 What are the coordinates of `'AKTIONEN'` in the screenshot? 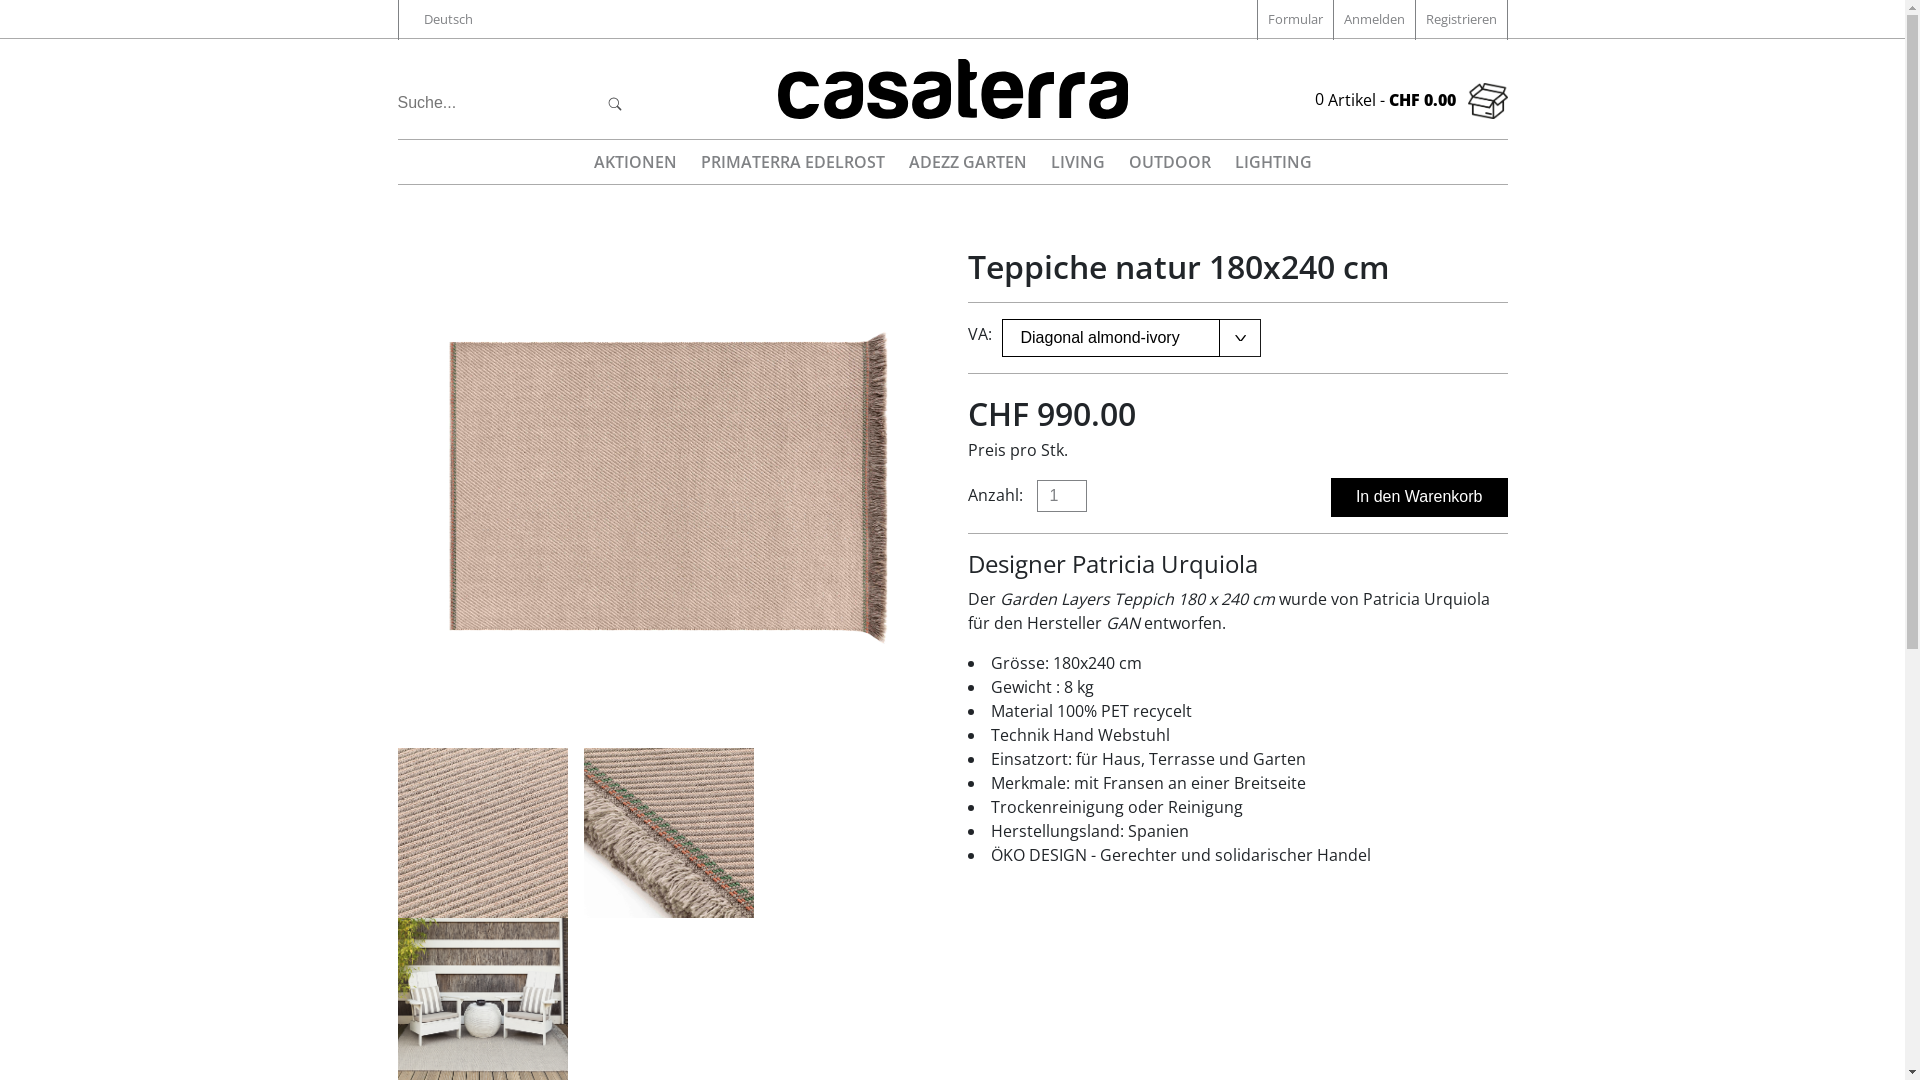 It's located at (583, 161).